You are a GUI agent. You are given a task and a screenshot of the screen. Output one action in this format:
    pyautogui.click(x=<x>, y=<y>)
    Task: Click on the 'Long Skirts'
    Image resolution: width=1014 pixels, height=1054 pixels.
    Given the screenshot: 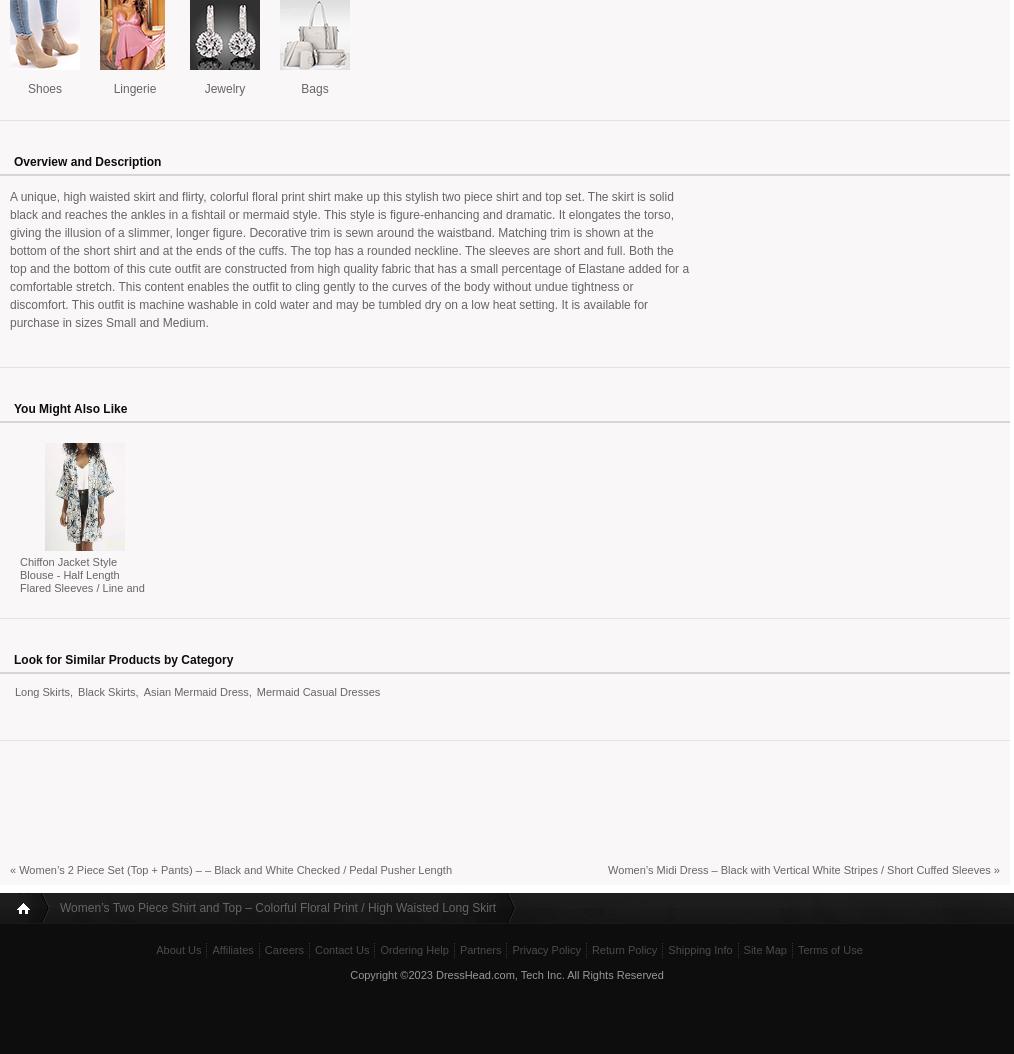 What is the action you would take?
    pyautogui.click(x=41, y=690)
    